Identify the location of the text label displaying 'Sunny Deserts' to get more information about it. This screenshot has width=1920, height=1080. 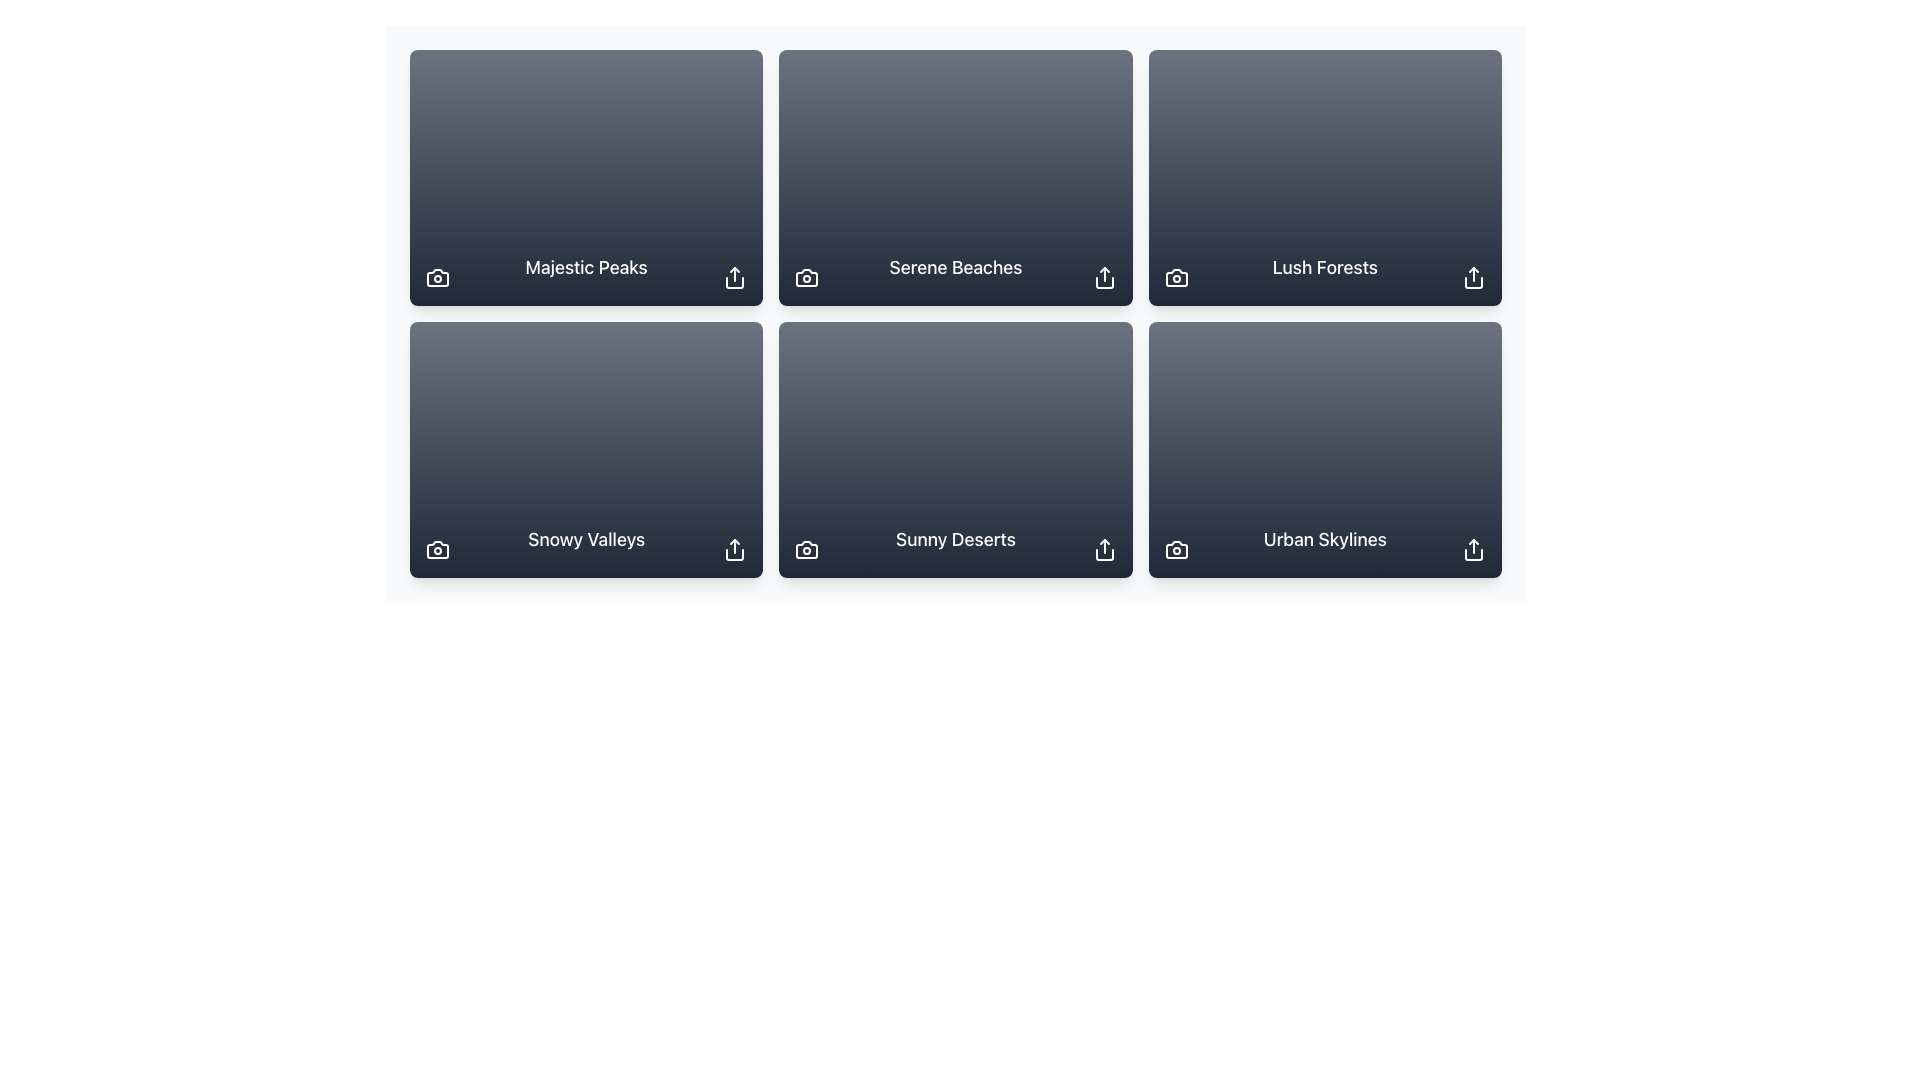
(954, 551).